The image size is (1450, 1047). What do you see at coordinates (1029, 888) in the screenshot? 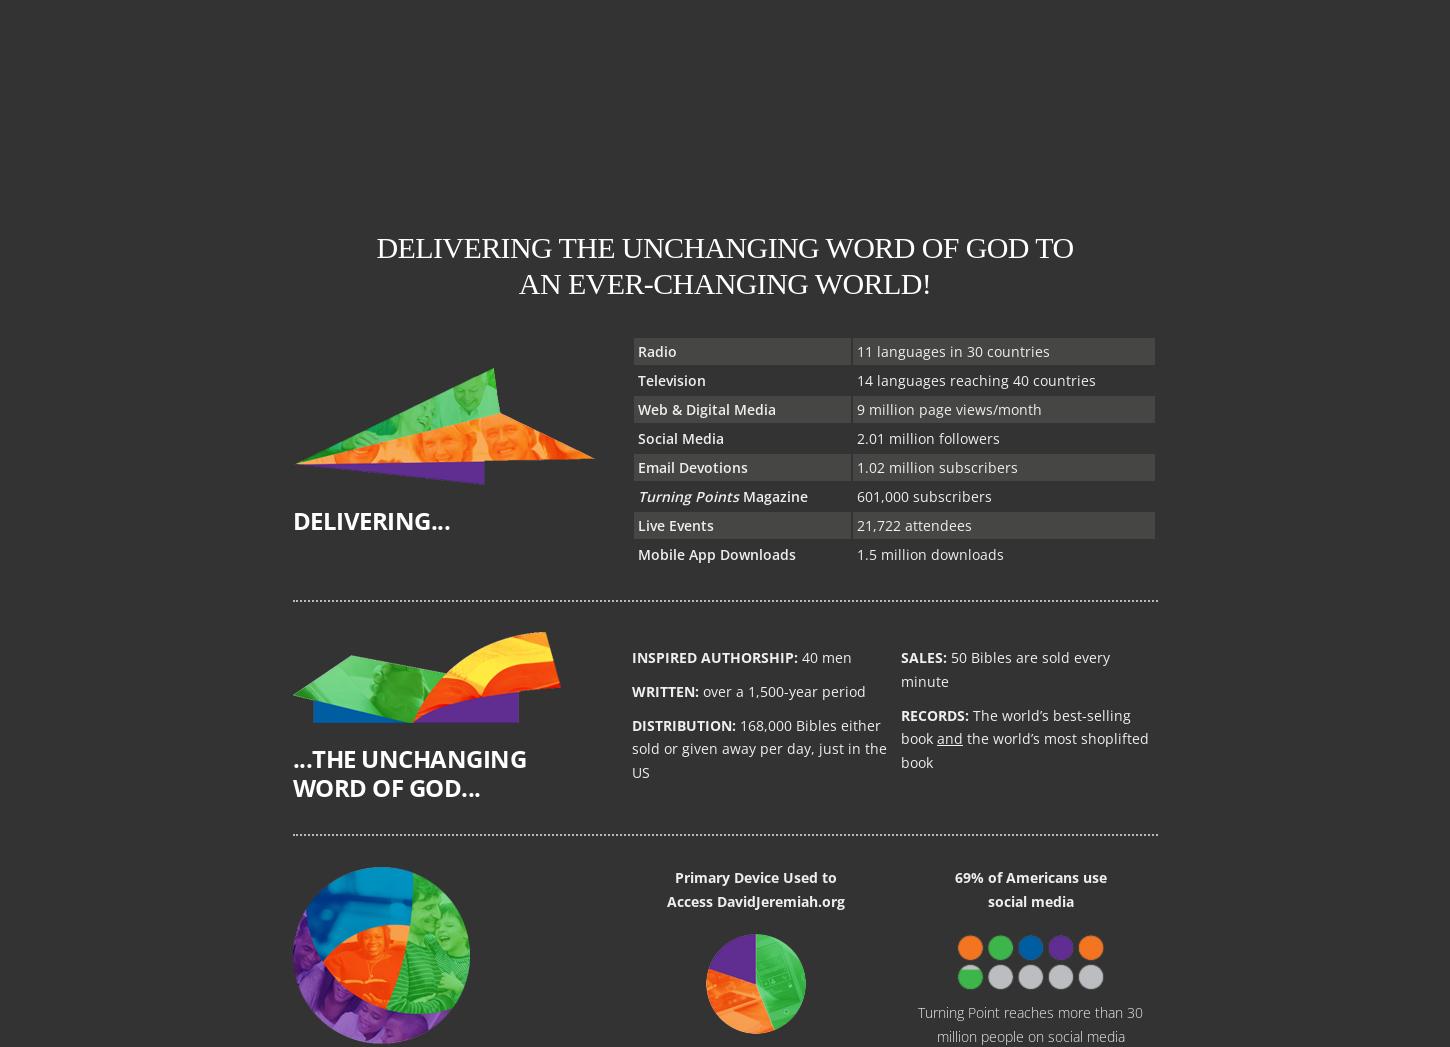
I see `'69% of Americans use social media'` at bounding box center [1029, 888].